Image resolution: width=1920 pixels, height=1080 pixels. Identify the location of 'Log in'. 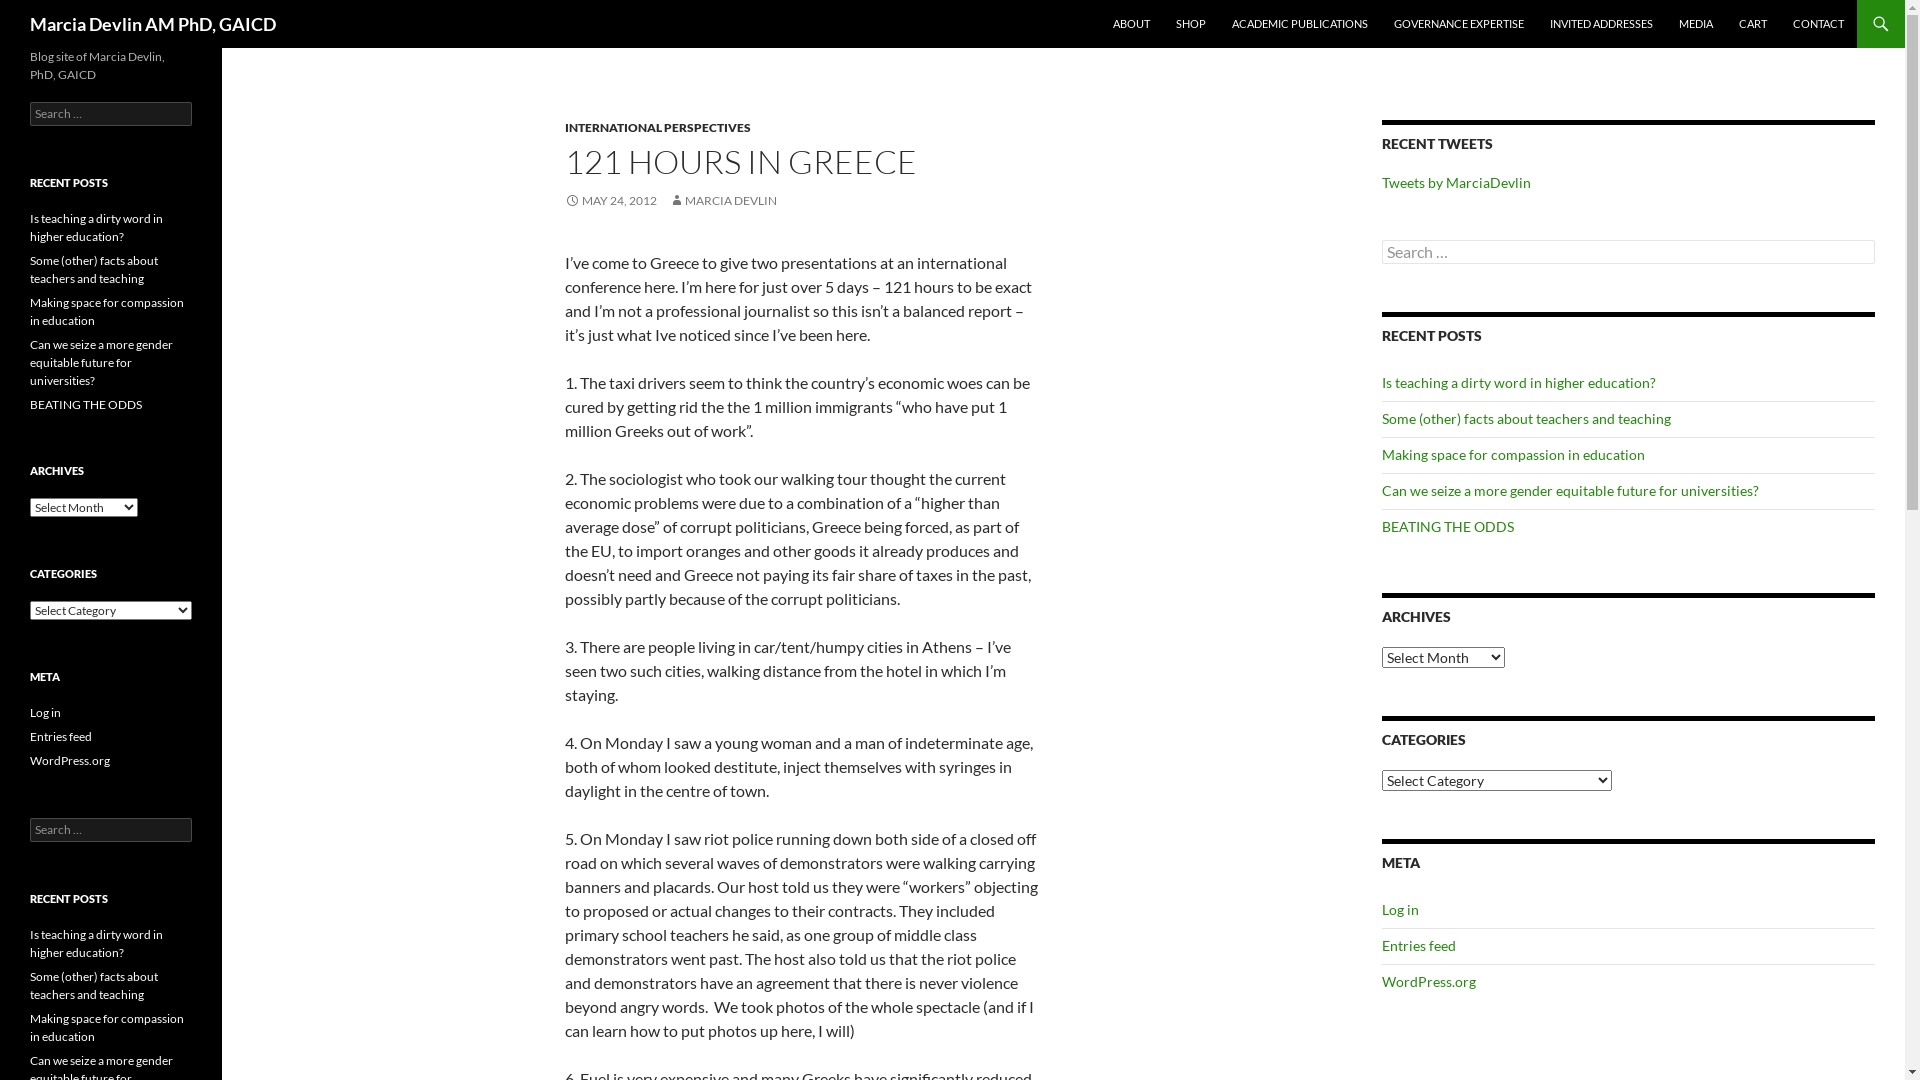
(1399, 909).